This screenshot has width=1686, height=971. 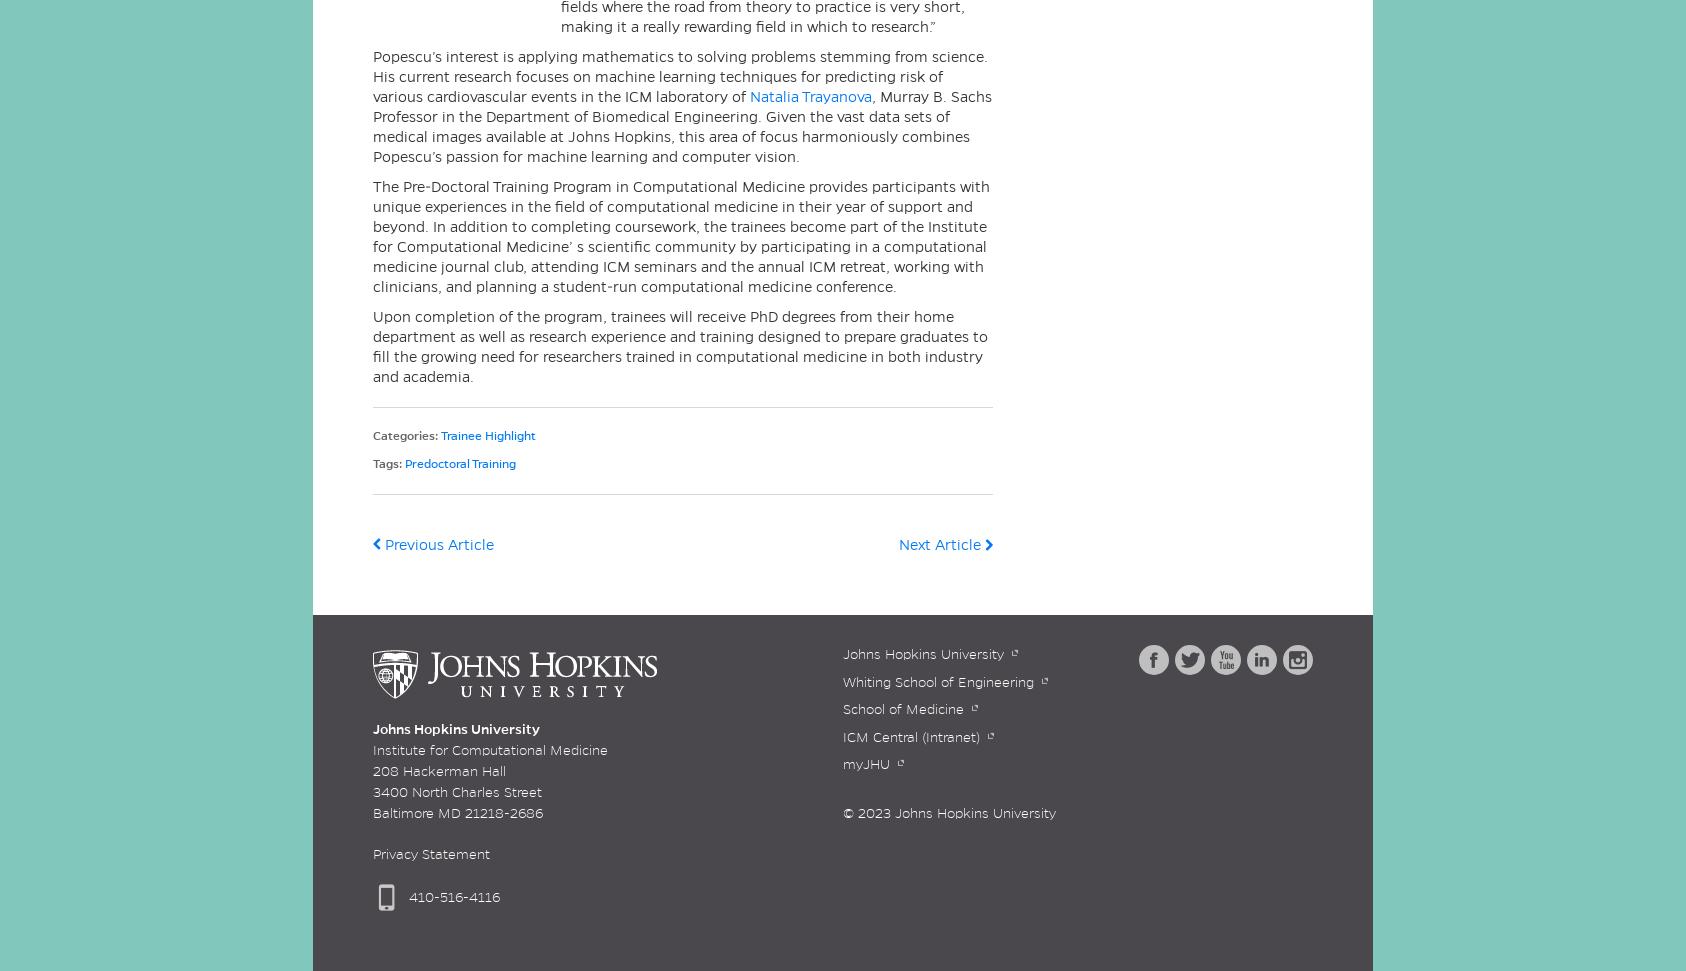 I want to click on 'Whiting School of Engineering', so click(x=937, y=681).